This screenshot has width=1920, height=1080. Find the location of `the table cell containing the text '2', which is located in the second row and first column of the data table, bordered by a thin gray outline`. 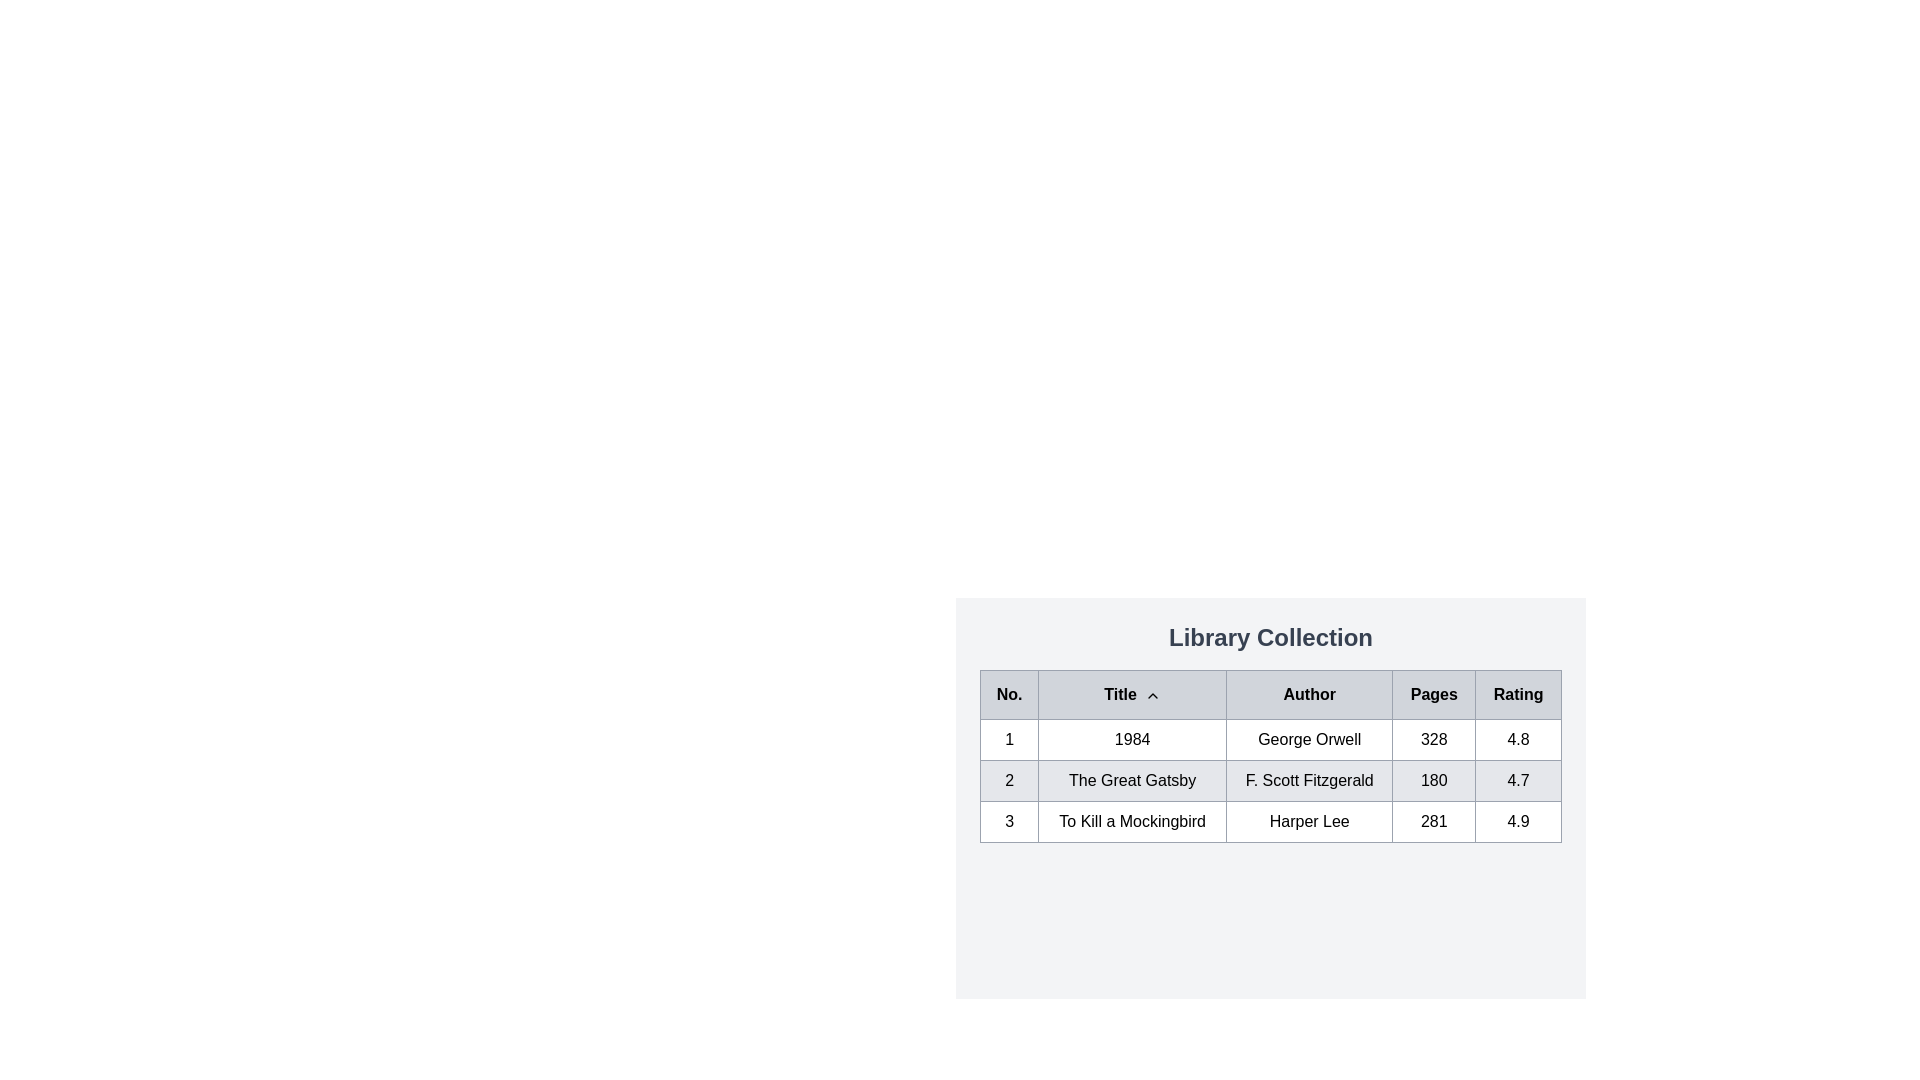

the table cell containing the text '2', which is located in the second row and first column of the data table, bordered by a thin gray outline is located at coordinates (1009, 779).